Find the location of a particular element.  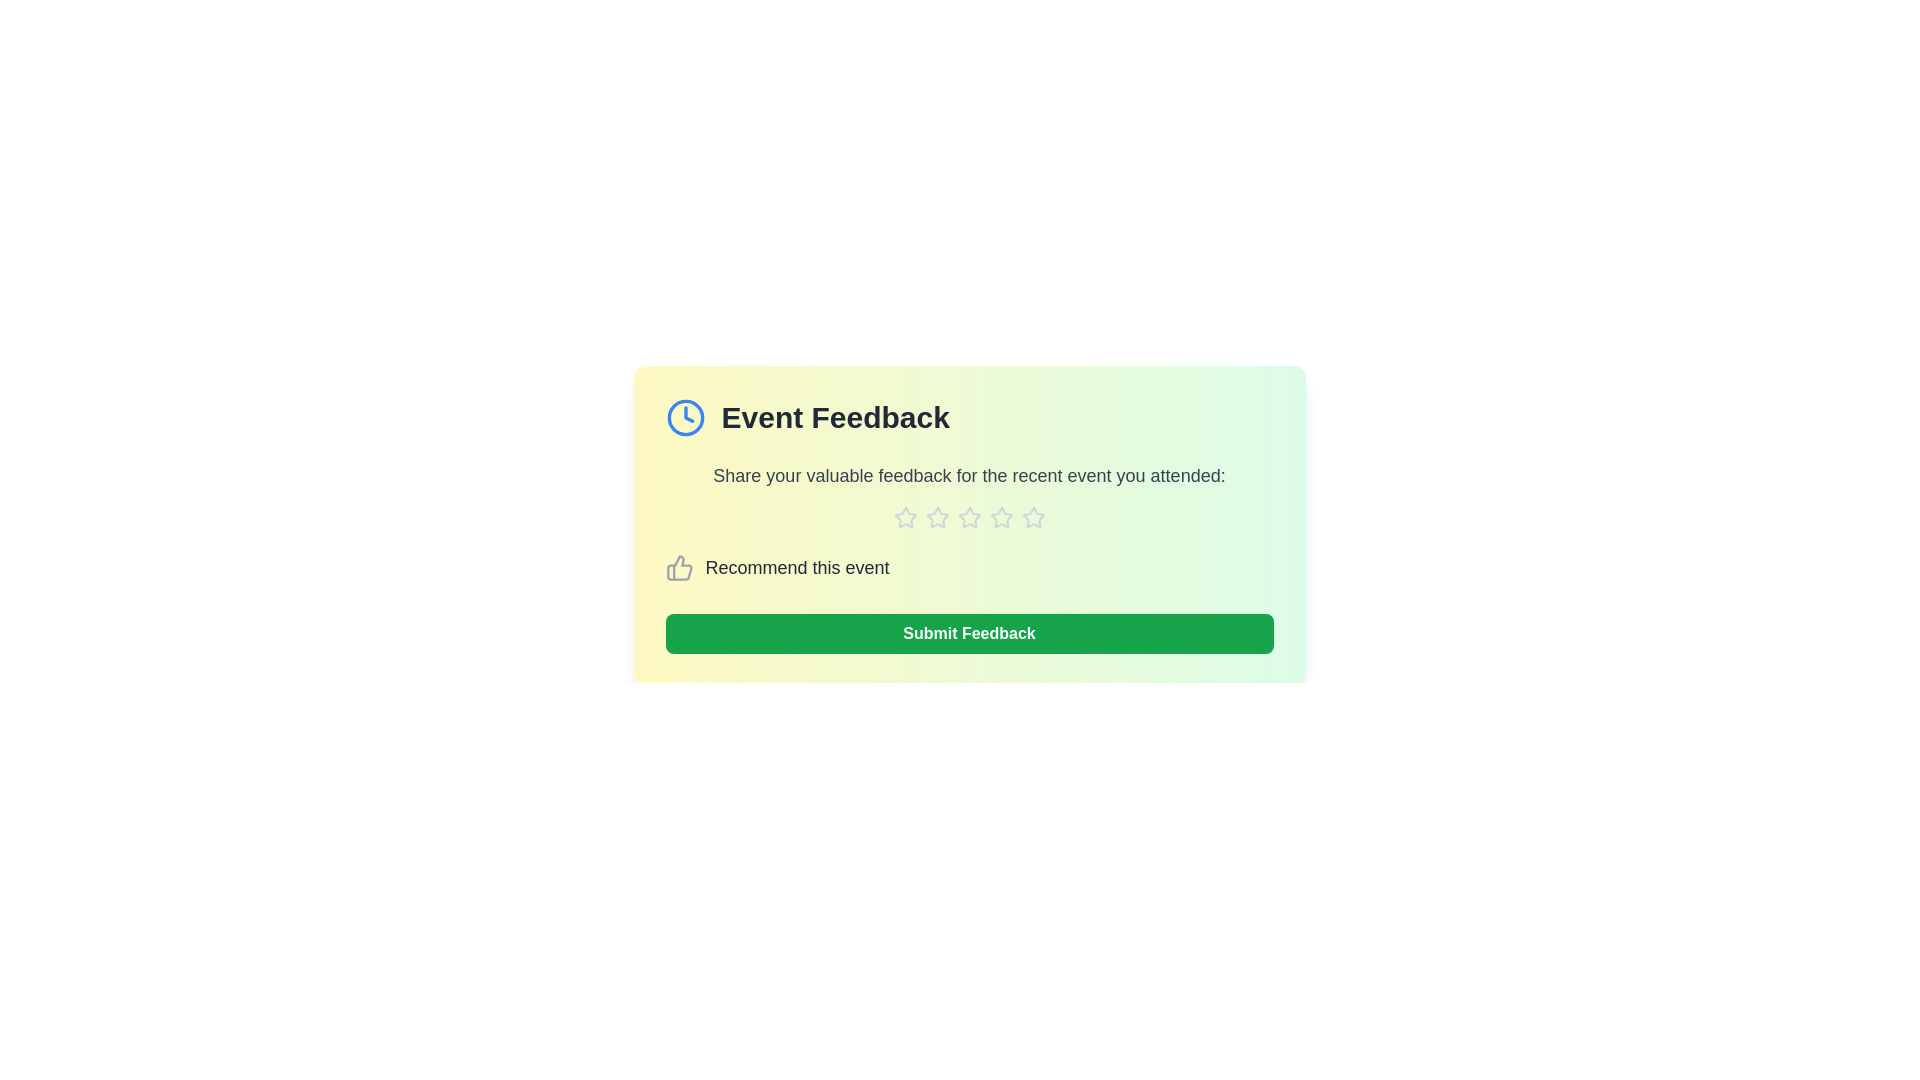

the star corresponding to 2 to assign a rating is located at coordinates (936, 516).